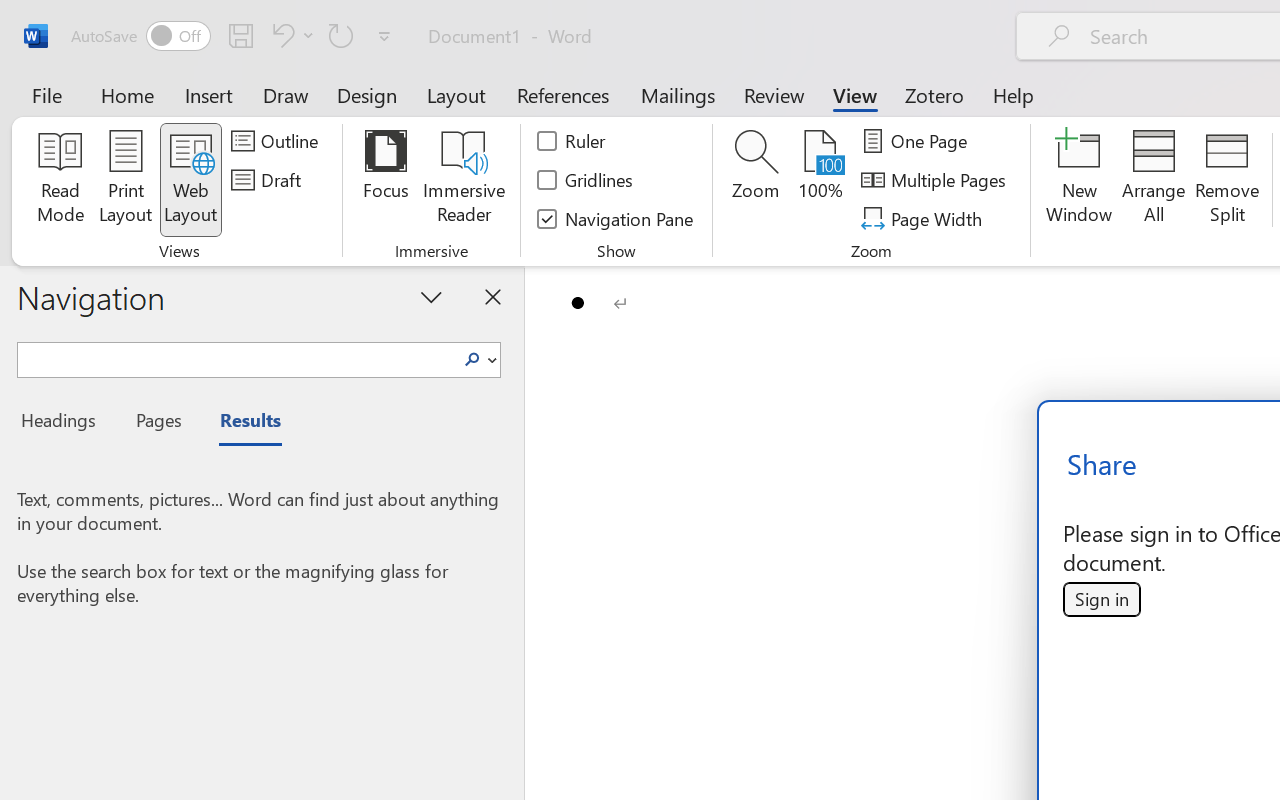  I want to click on 'Gridlines', so click(585, 179).